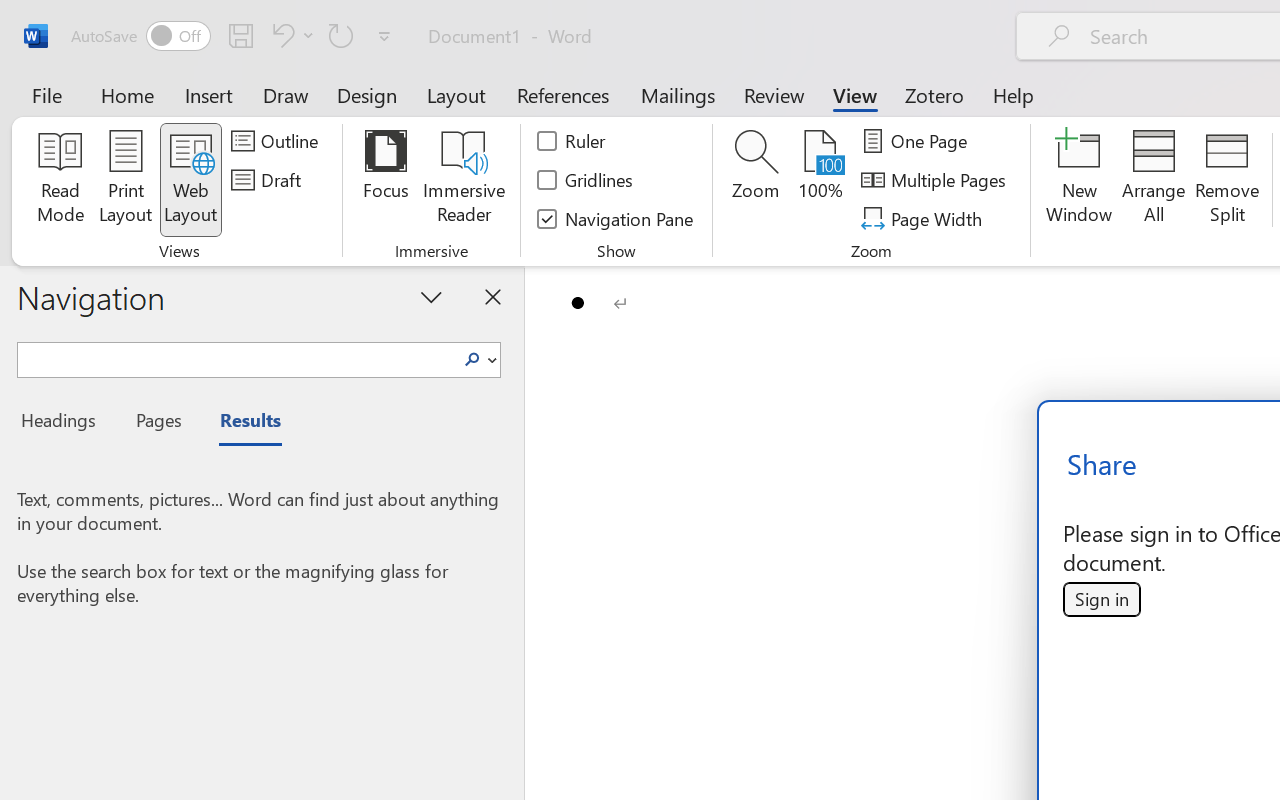  I want to click on 'Gridlines', so click(585, 179).